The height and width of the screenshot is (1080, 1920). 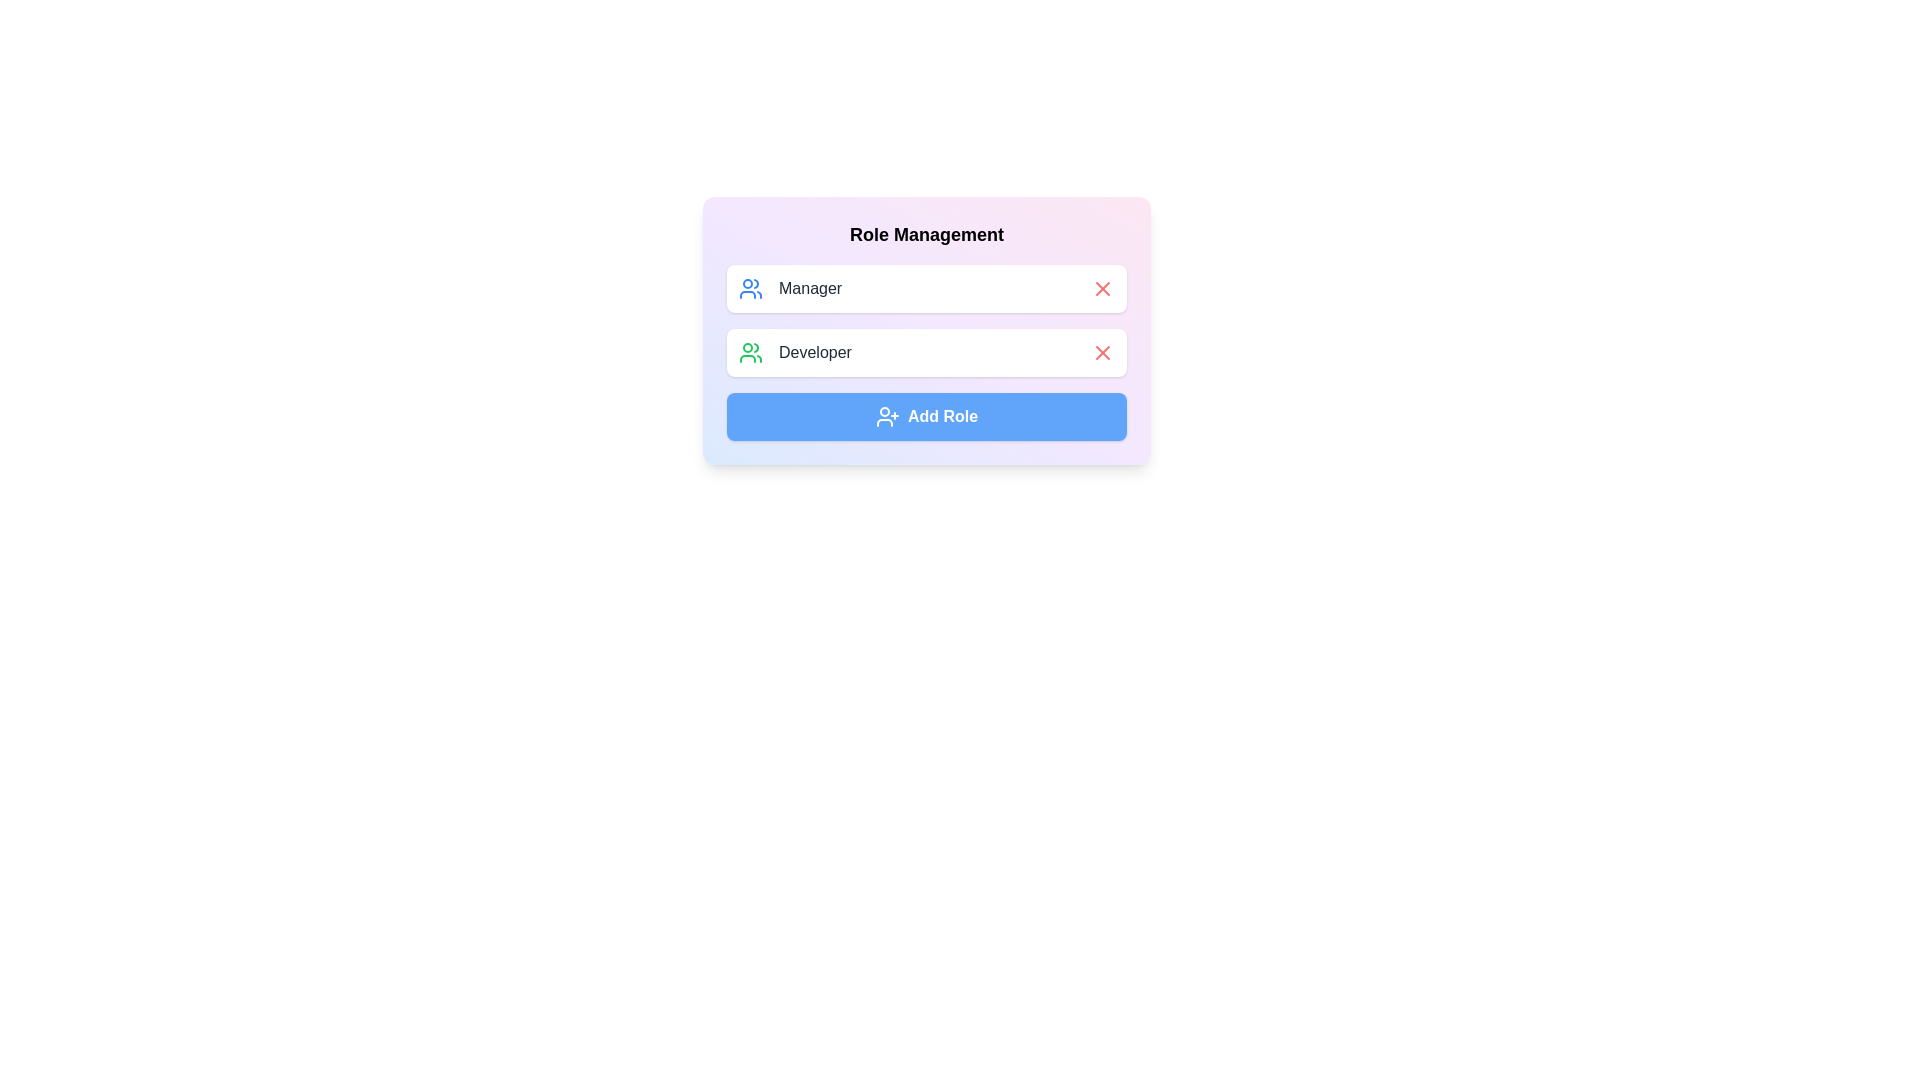 What do you see at coordinates (925, 415) in the screenshot?
I see `the 'Add Role' button to observe hover effects` at bounding box center [925, 415].